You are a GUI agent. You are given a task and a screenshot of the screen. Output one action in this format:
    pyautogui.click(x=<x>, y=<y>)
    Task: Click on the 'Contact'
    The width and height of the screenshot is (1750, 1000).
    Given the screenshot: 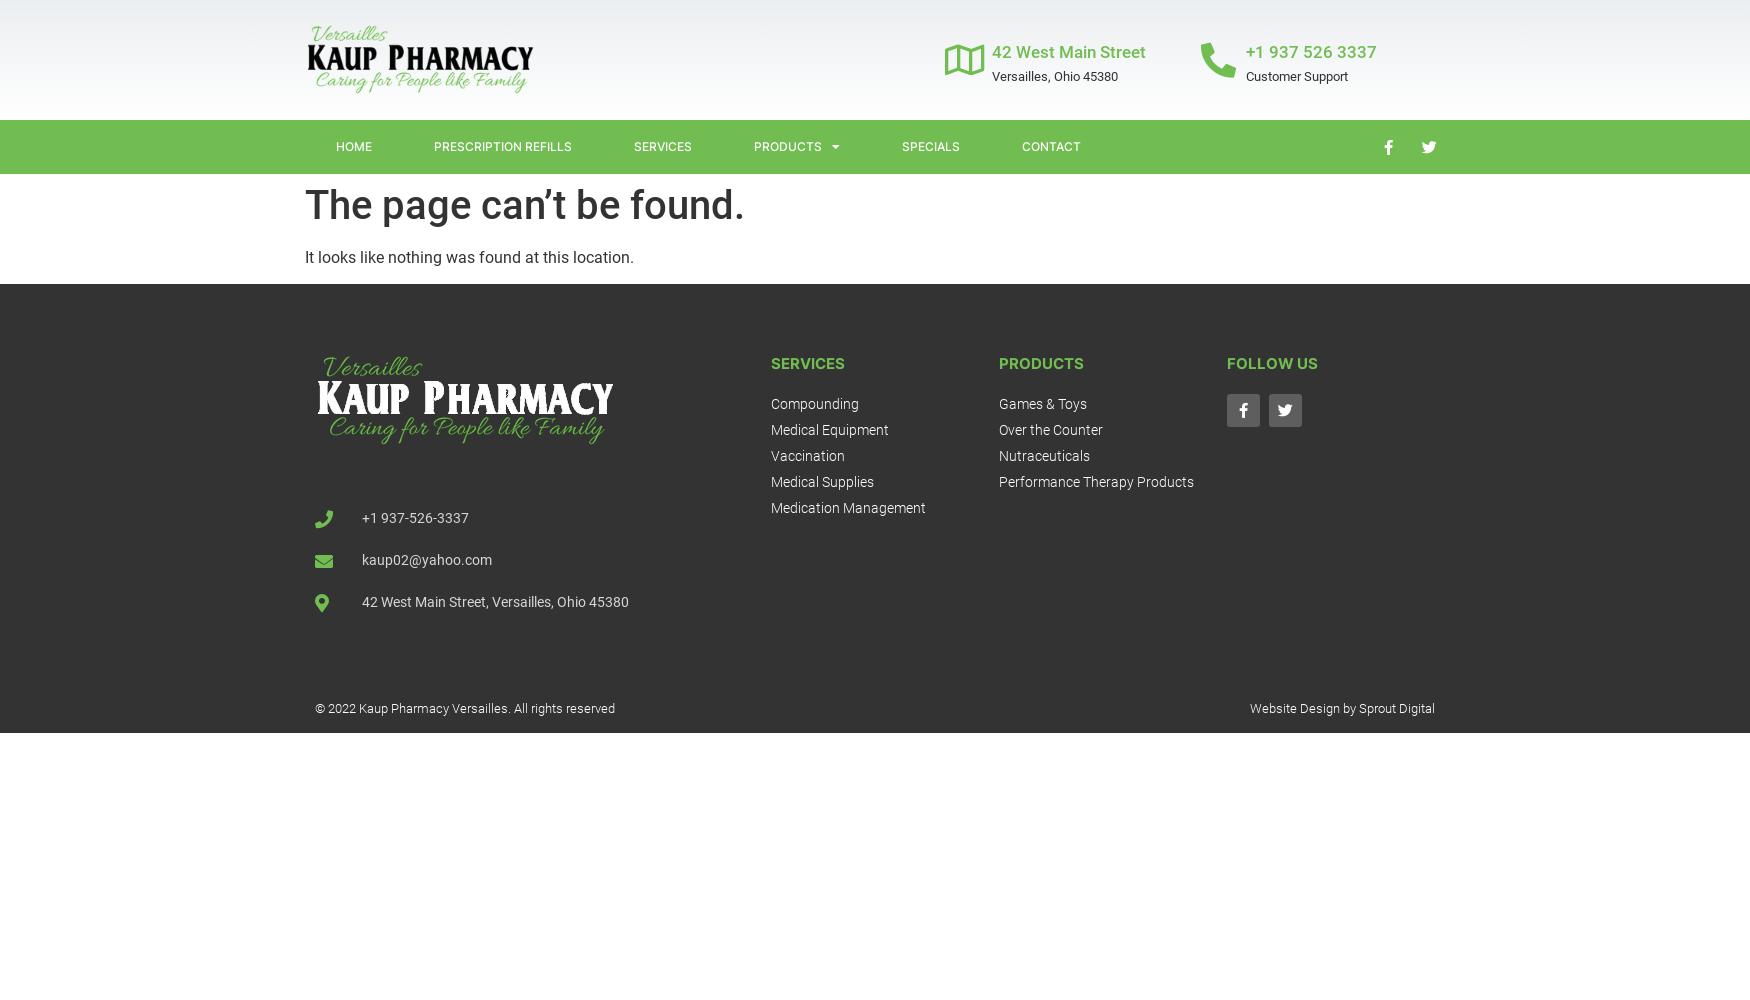 What is the action you would take?
    pyautogui.click(x=1050, y=146)
    